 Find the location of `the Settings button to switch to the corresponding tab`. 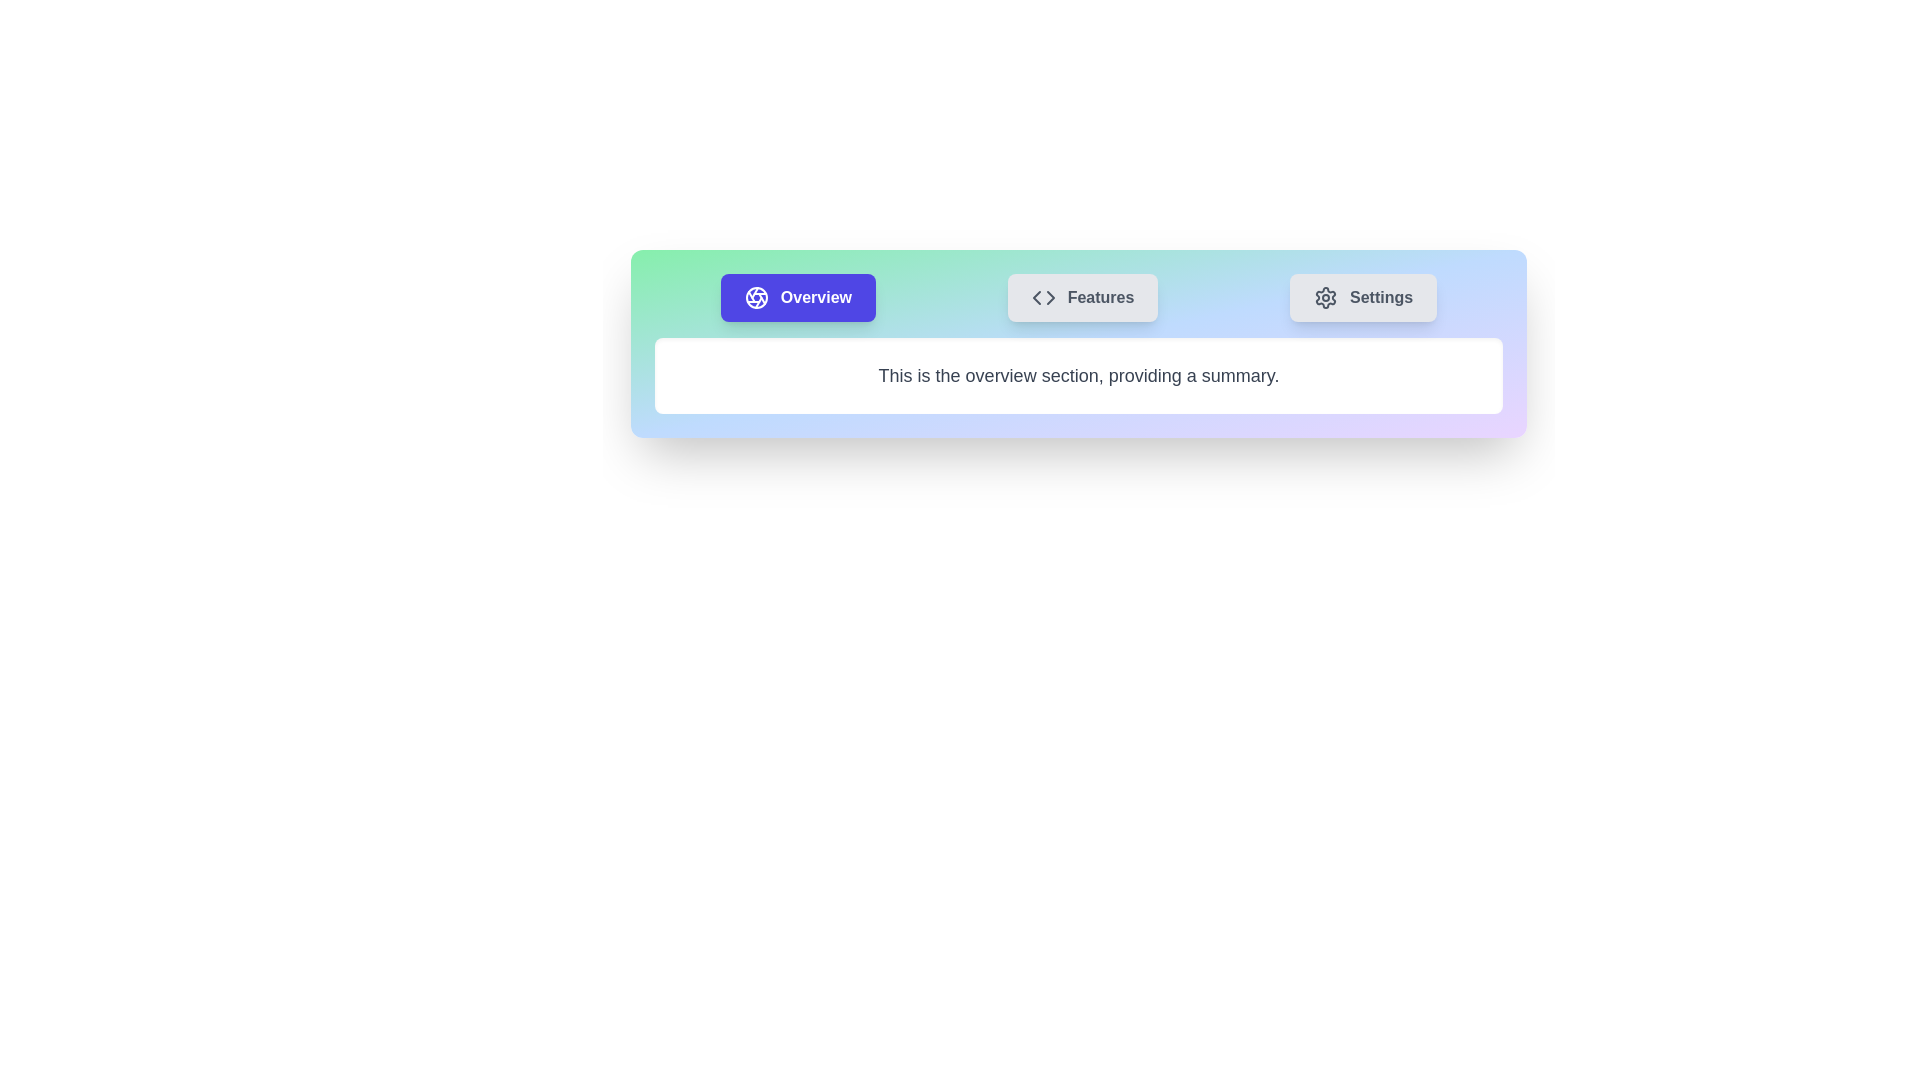

the Settings button to switch to the corresponding tab is located at coordinates (1362, 297).